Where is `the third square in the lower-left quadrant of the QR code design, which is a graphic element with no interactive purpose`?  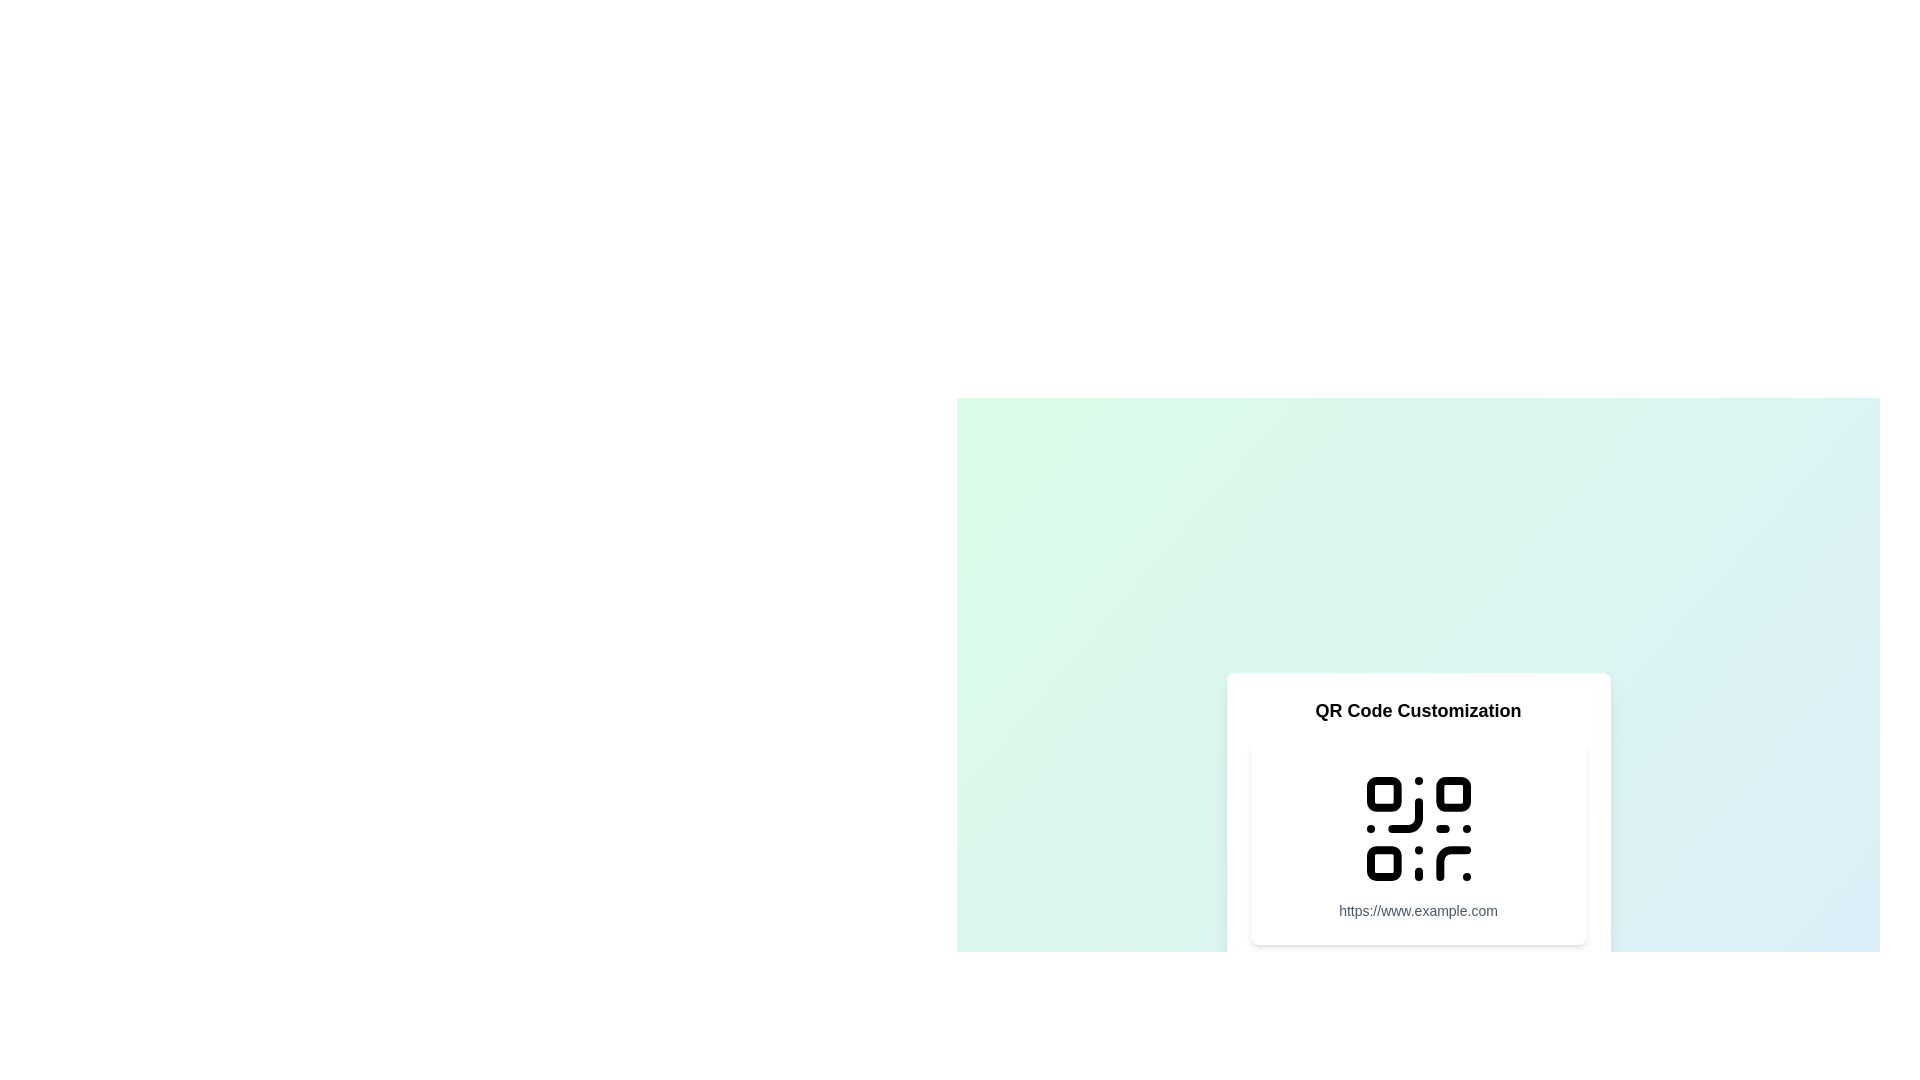
the third square in the lower-left quadrant of the QR code design, which is a graphic element with no interactive purpose is located at coordinates (1382, 862).